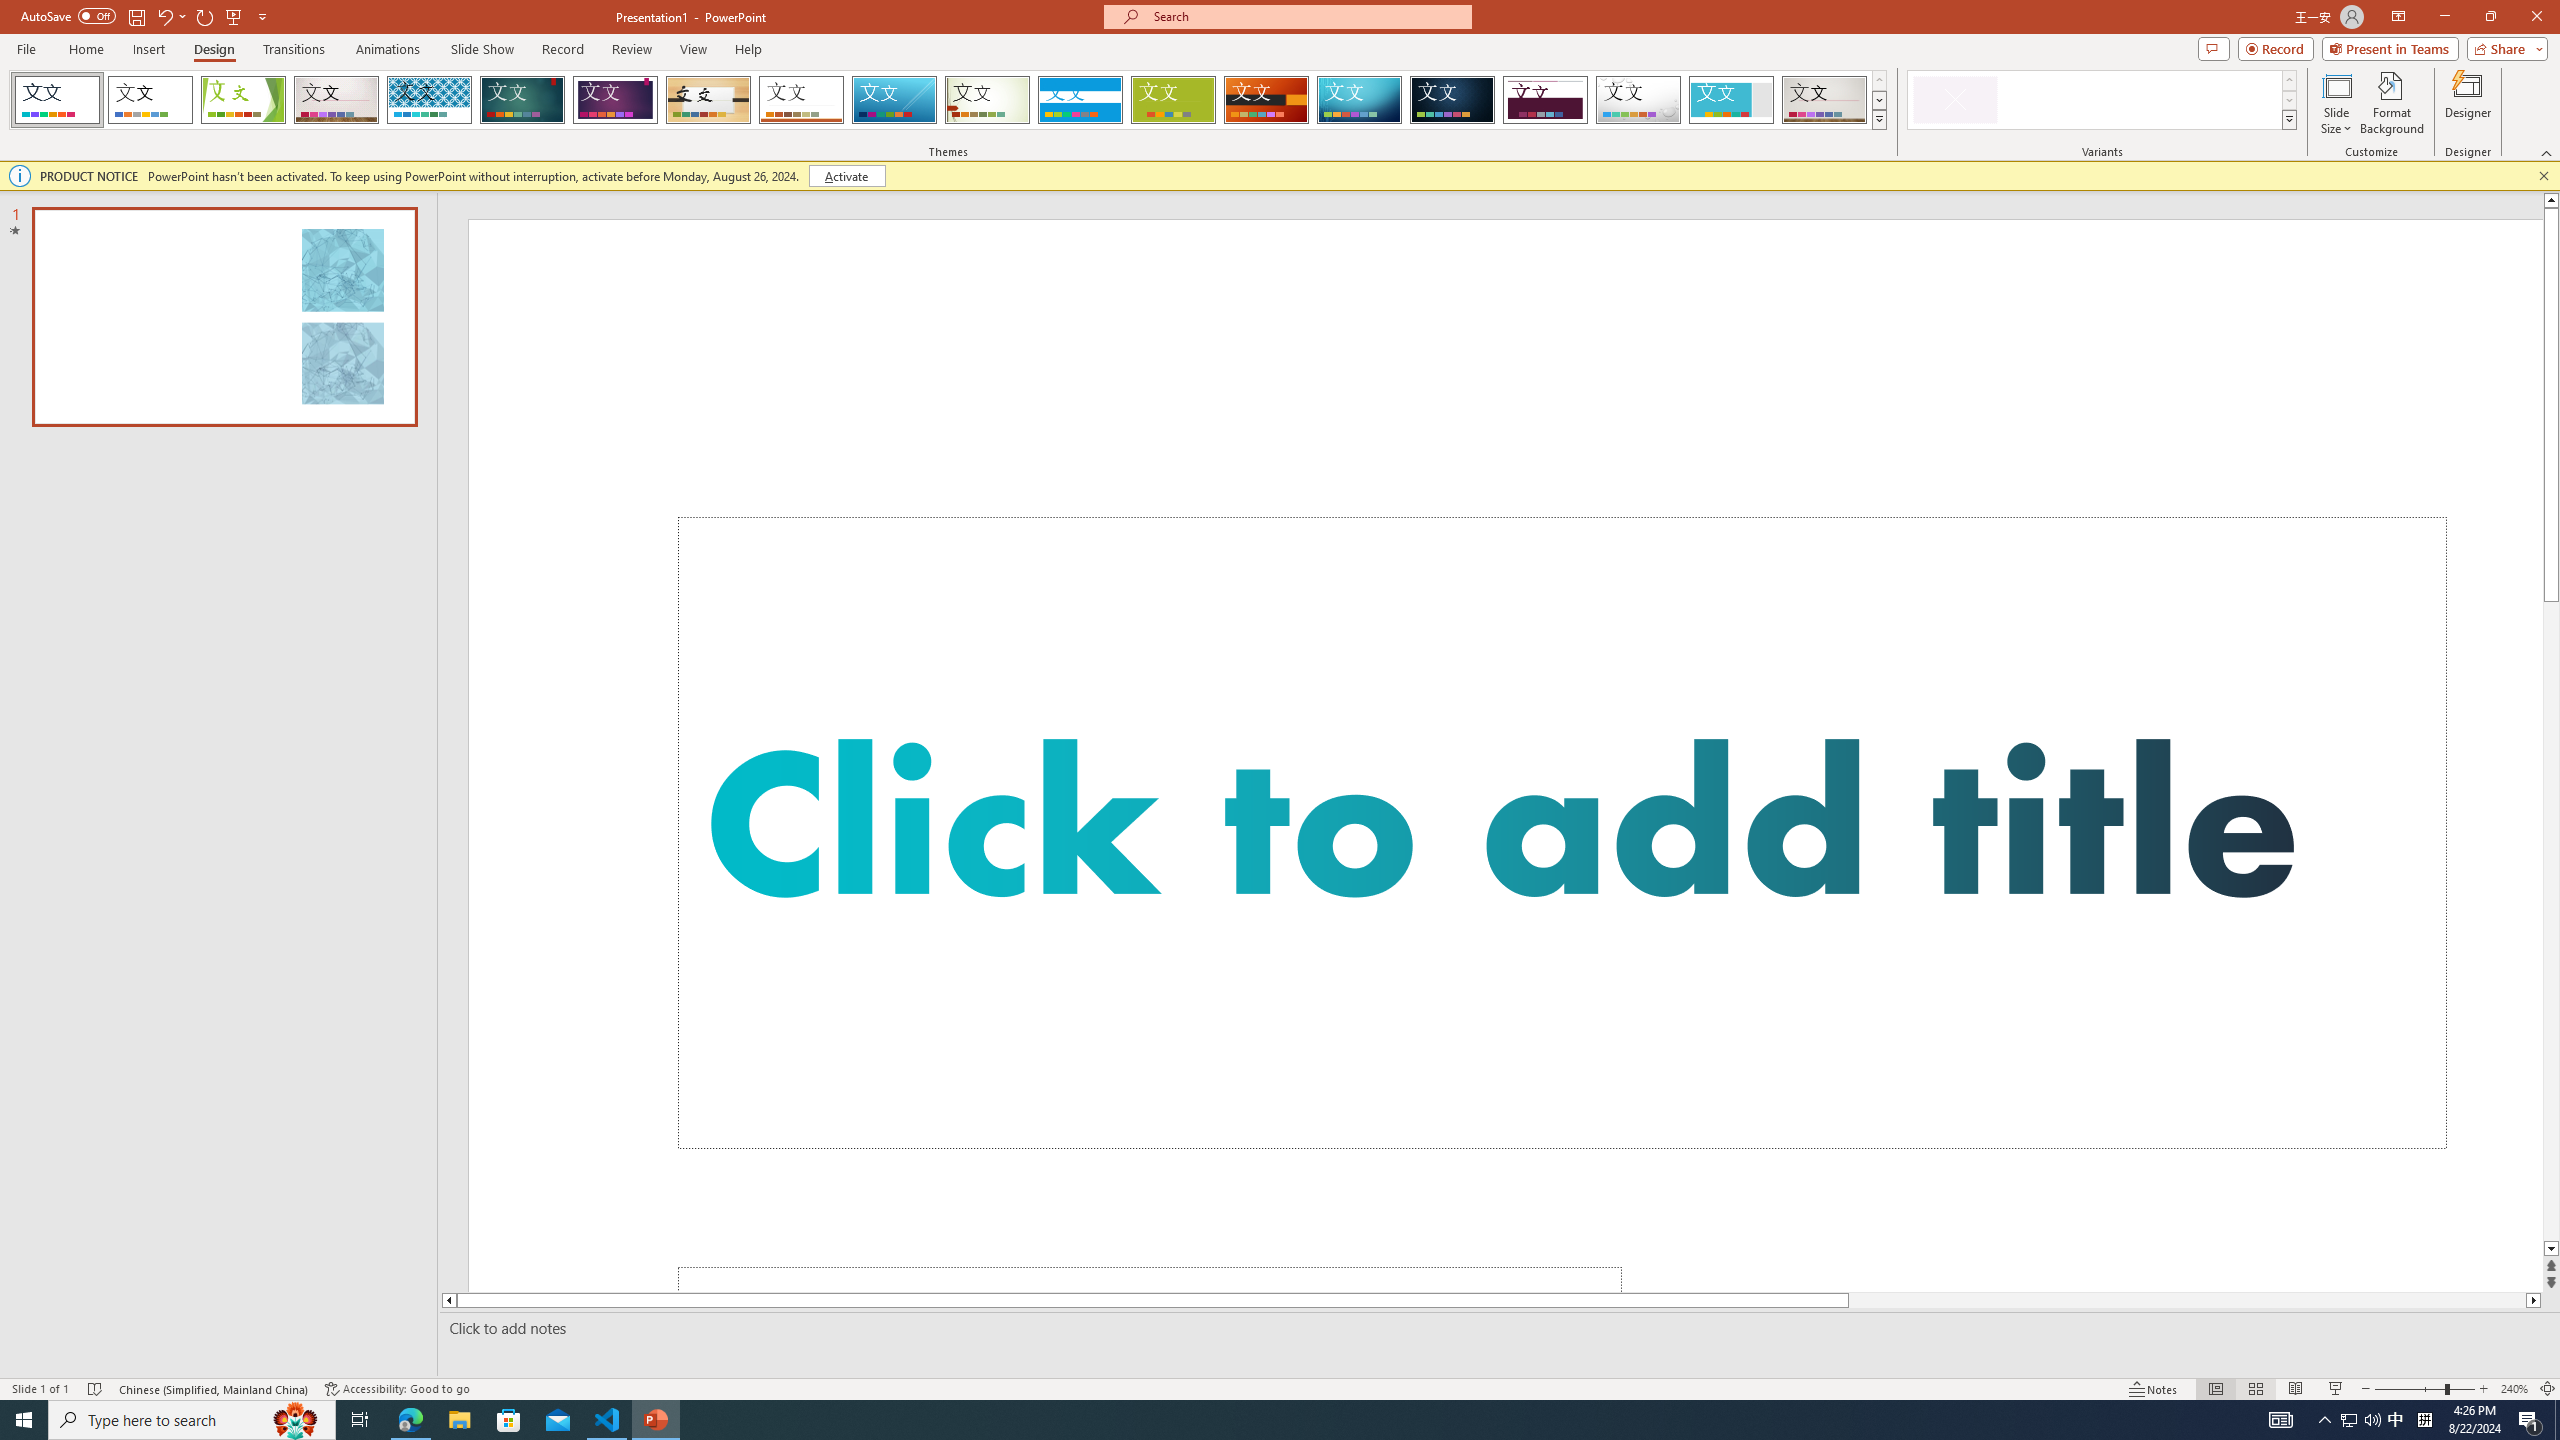  Describe the element at coordinates (2287, 99) in the screenshot. I see `'Row Down'` at that location.